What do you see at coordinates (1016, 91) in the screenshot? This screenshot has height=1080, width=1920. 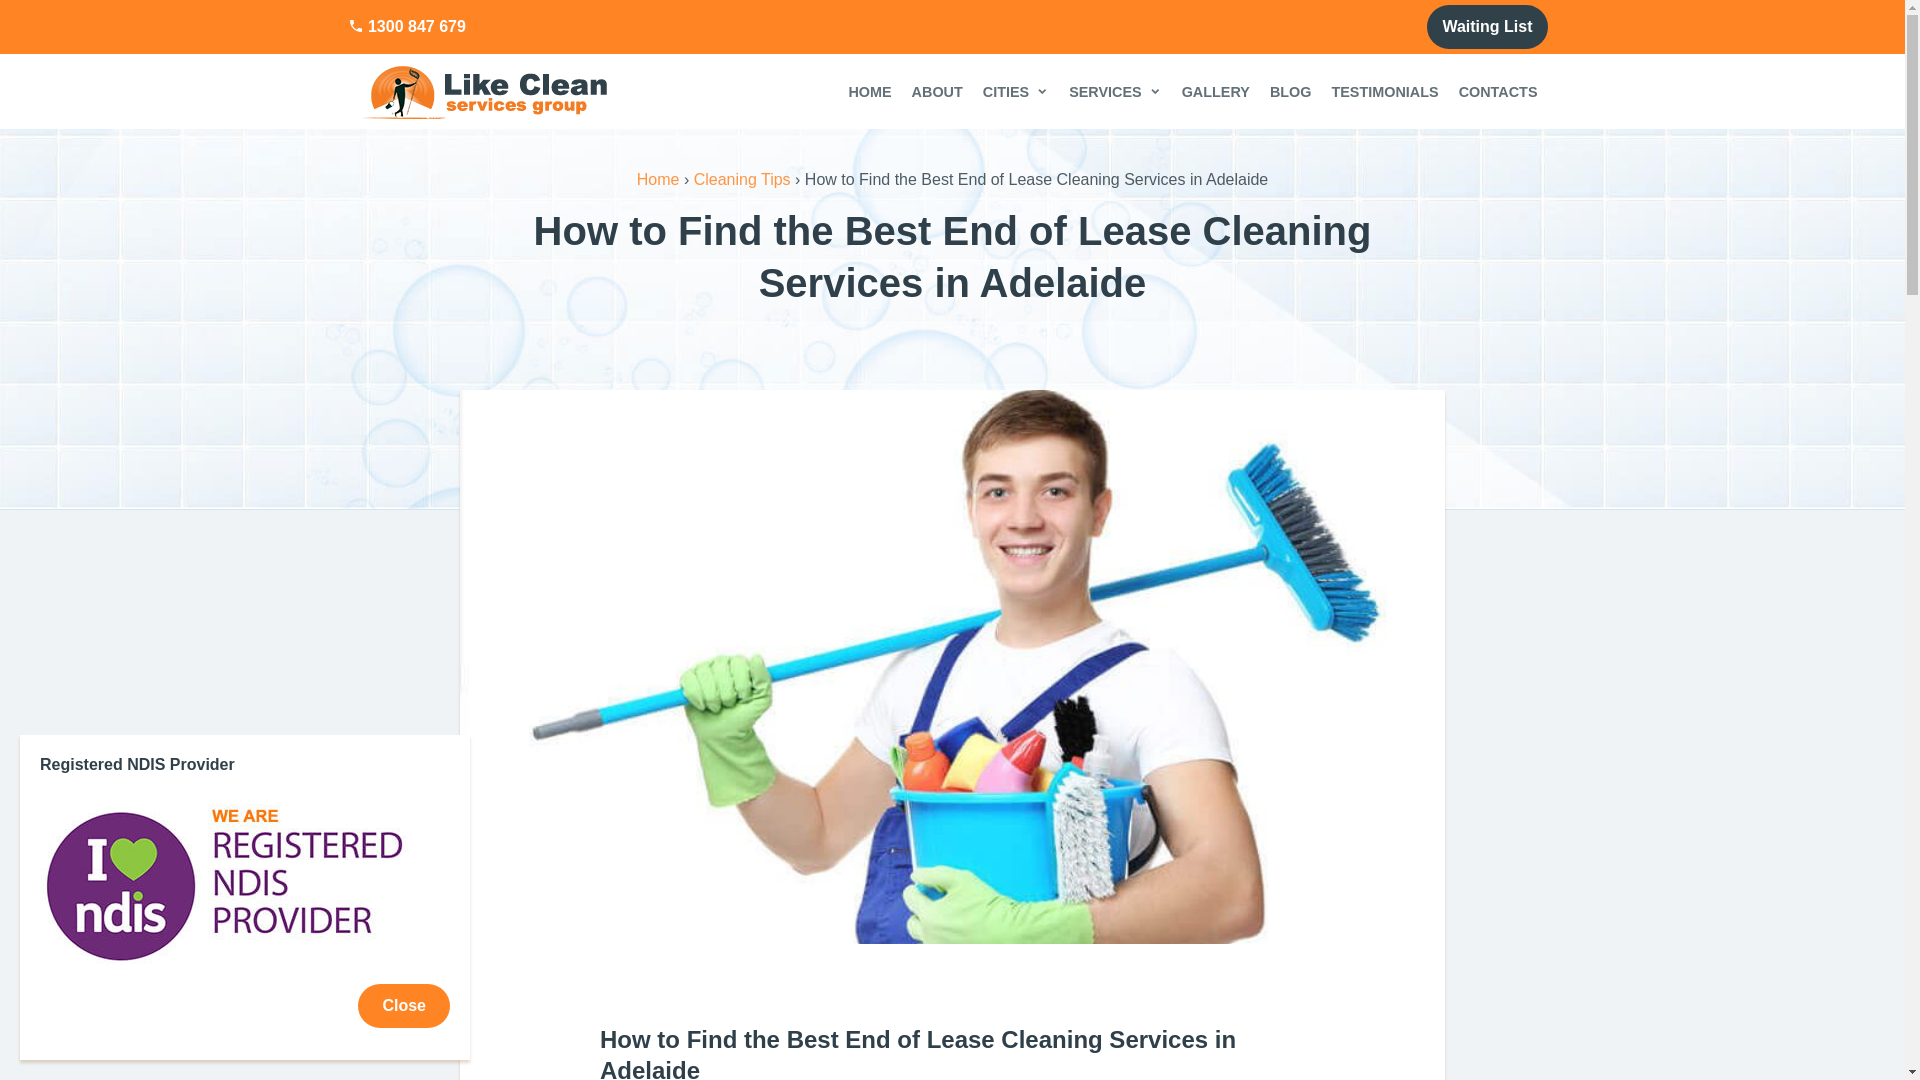 I see `'CITIES'` at bounding box center [1016, 91].